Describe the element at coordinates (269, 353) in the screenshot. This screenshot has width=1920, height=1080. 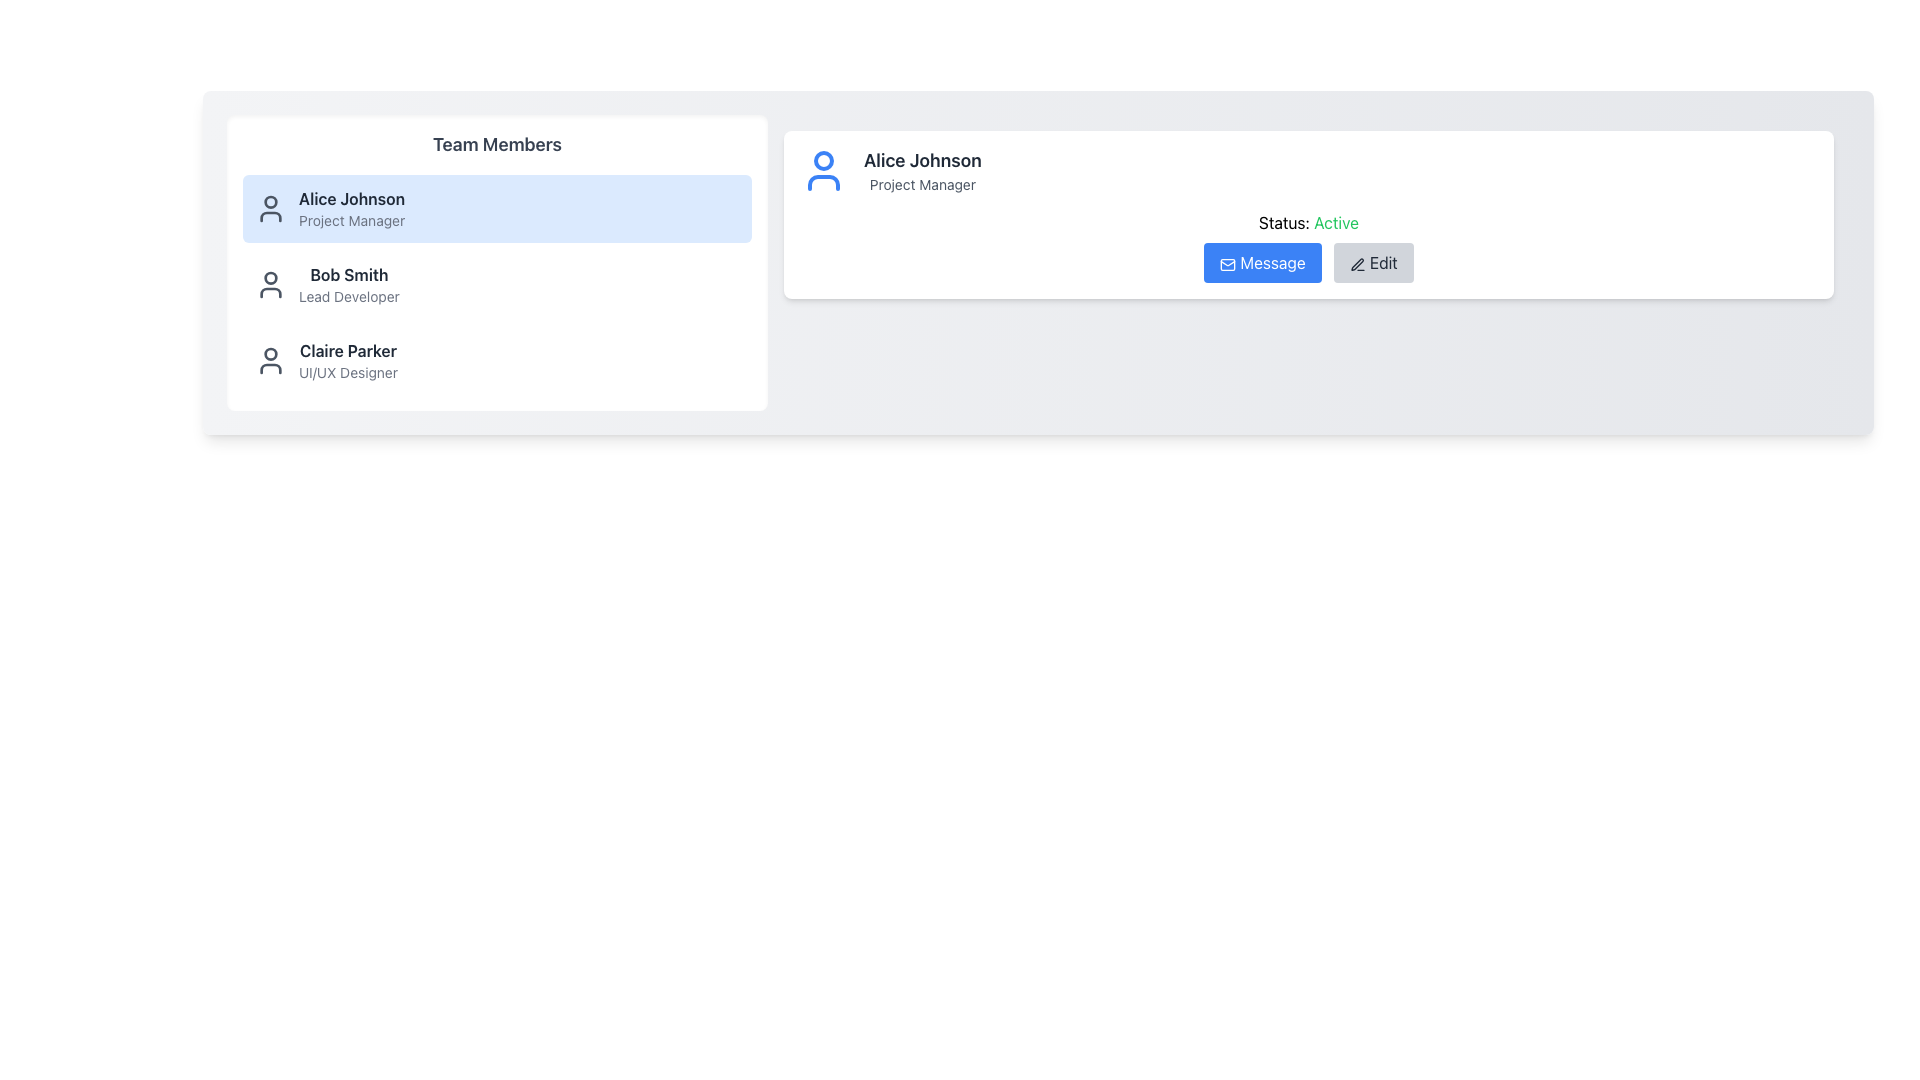
I see `the SVG circle element representing the user icon located to the left of 'Claire Parker' in the 'Team Members' section` at that location.